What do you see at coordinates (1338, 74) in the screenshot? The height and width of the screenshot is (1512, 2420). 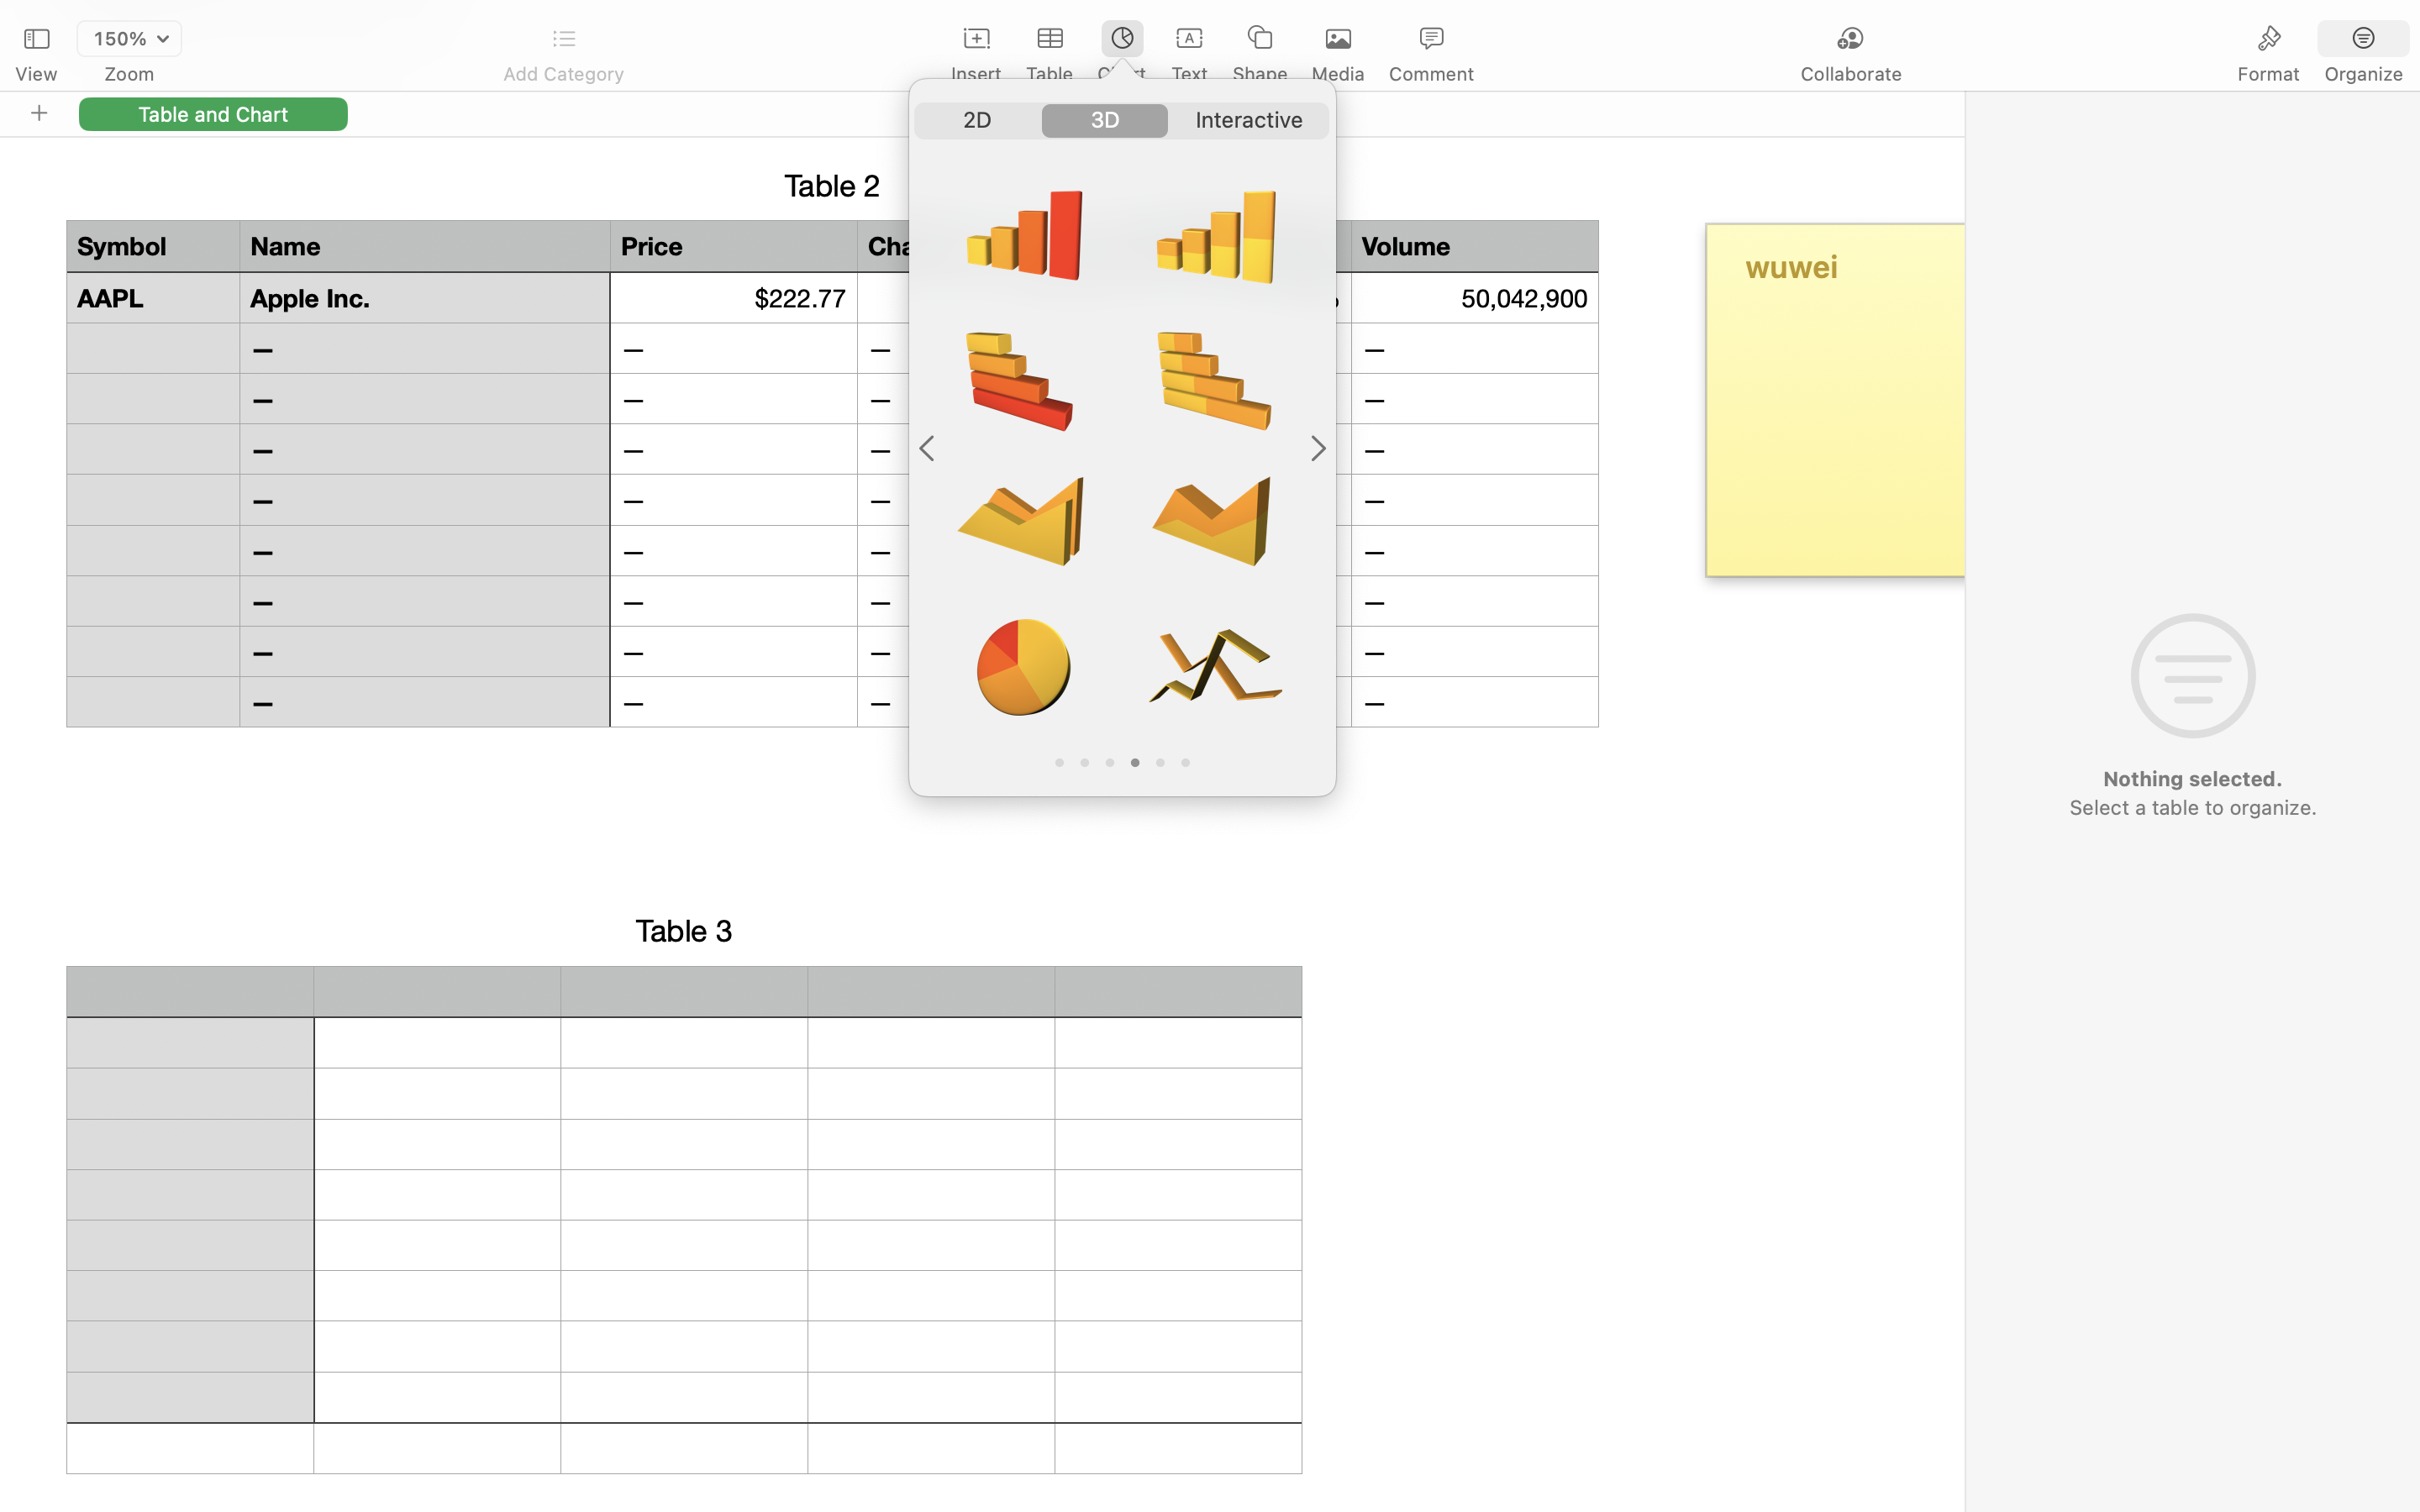 I see `'Media'` at bounding box center [1338, 74].